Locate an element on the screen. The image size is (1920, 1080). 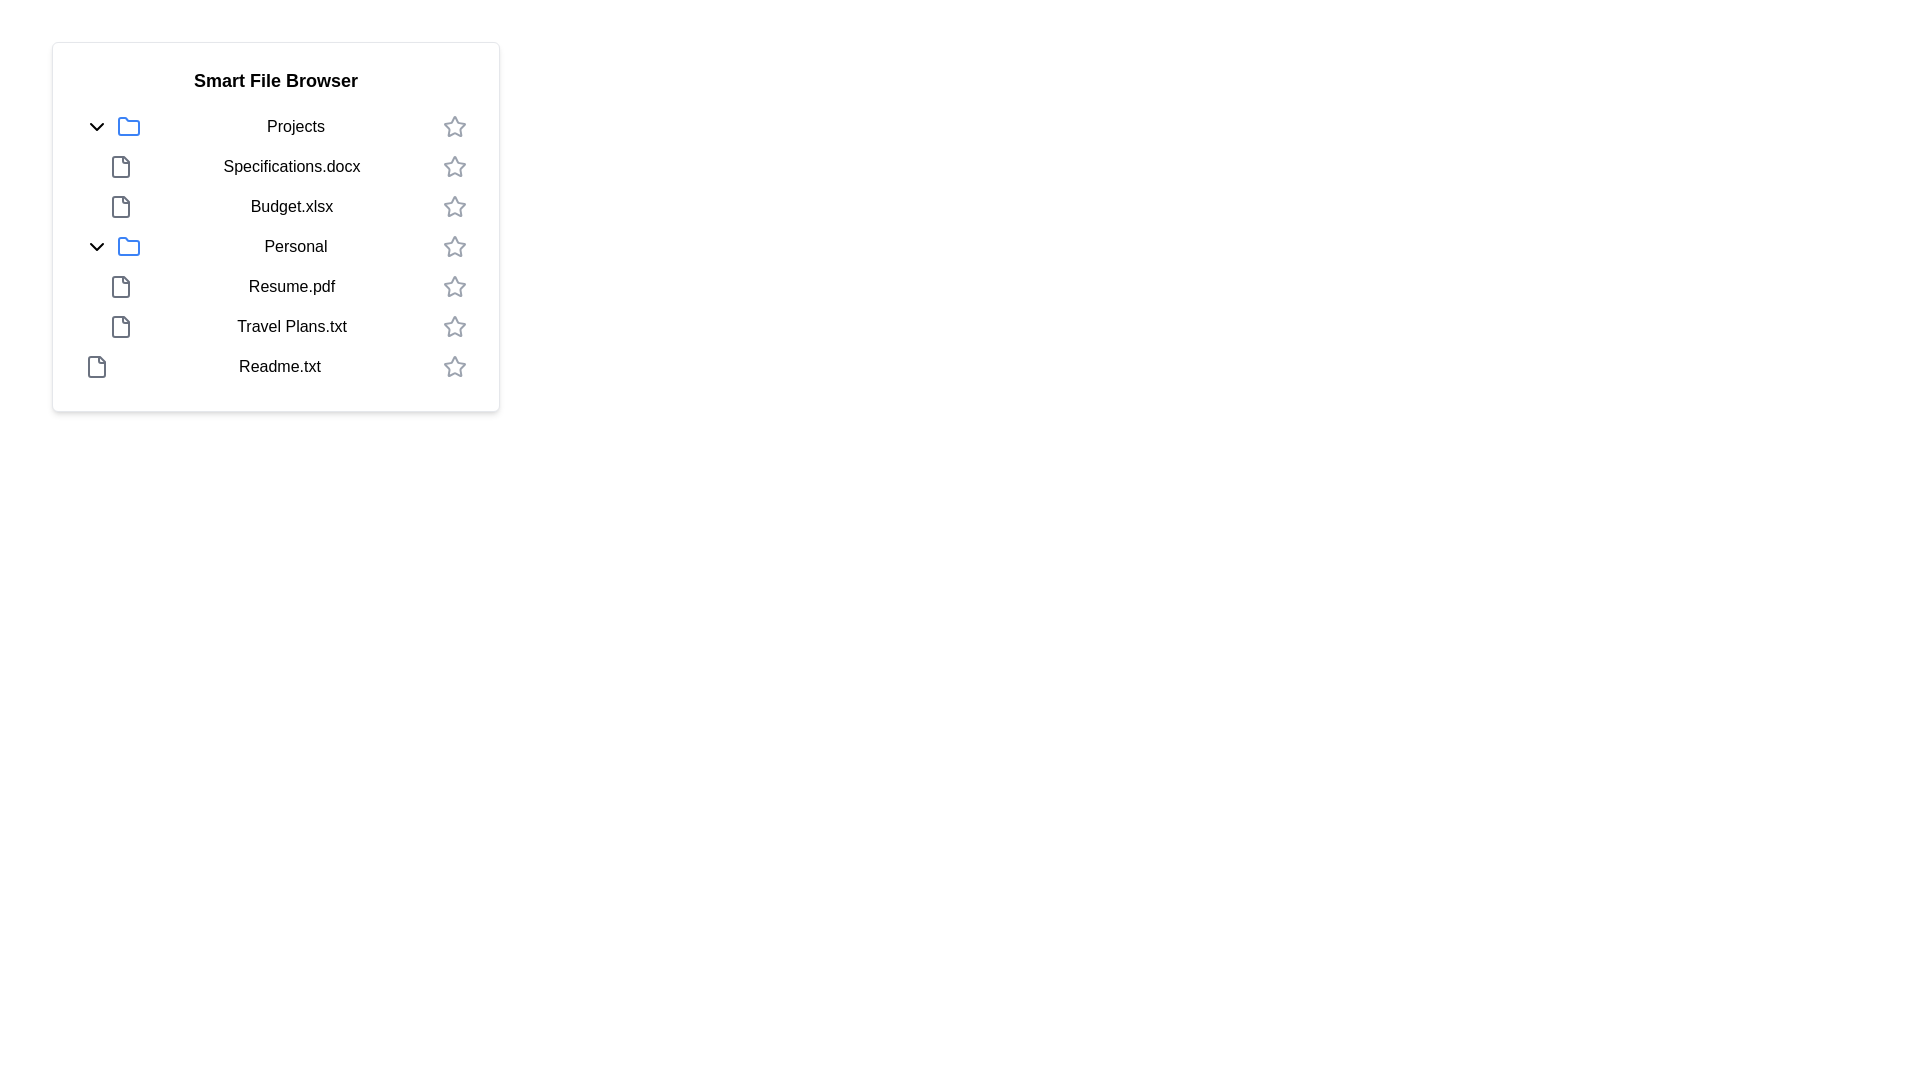
the collapsible menu item labeled 'Projects' in the vertical navigation system is located at coordinates (274, 127).